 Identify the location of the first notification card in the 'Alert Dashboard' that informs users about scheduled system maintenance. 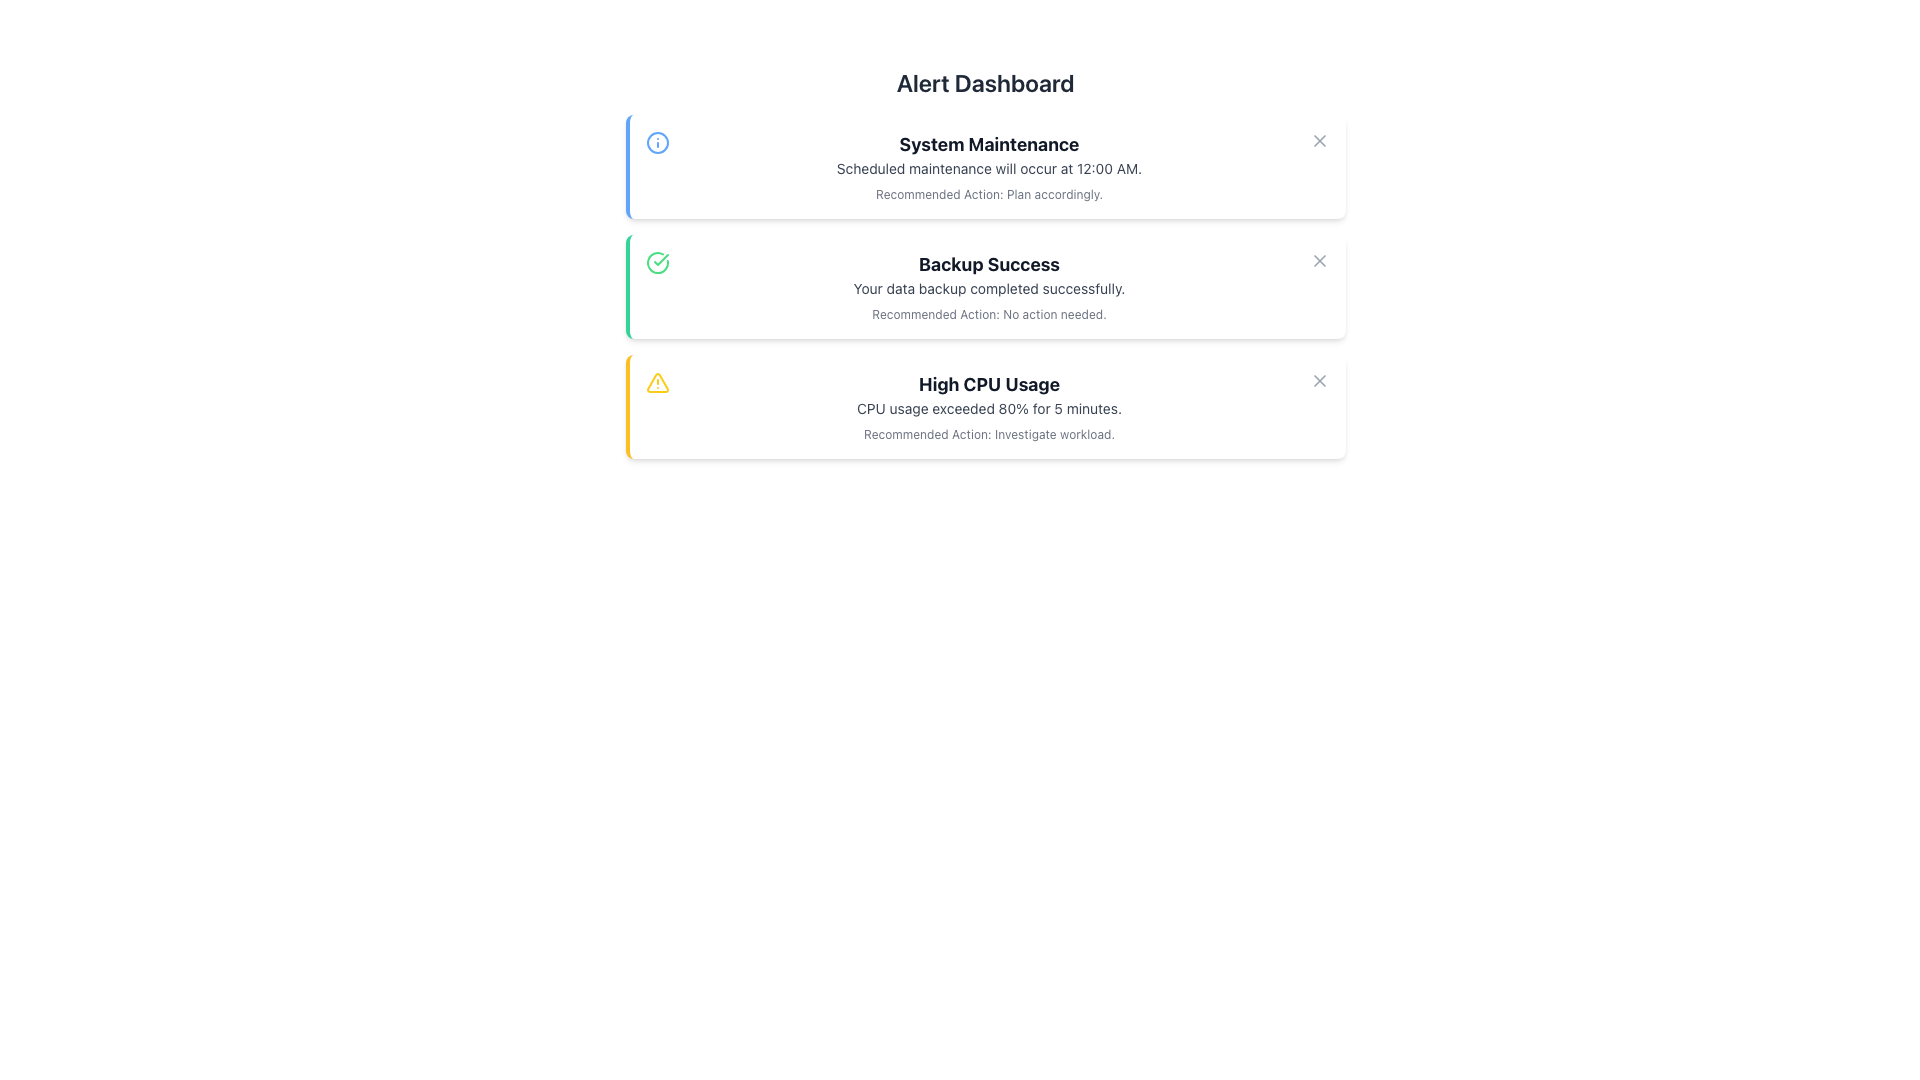
(985, 165).